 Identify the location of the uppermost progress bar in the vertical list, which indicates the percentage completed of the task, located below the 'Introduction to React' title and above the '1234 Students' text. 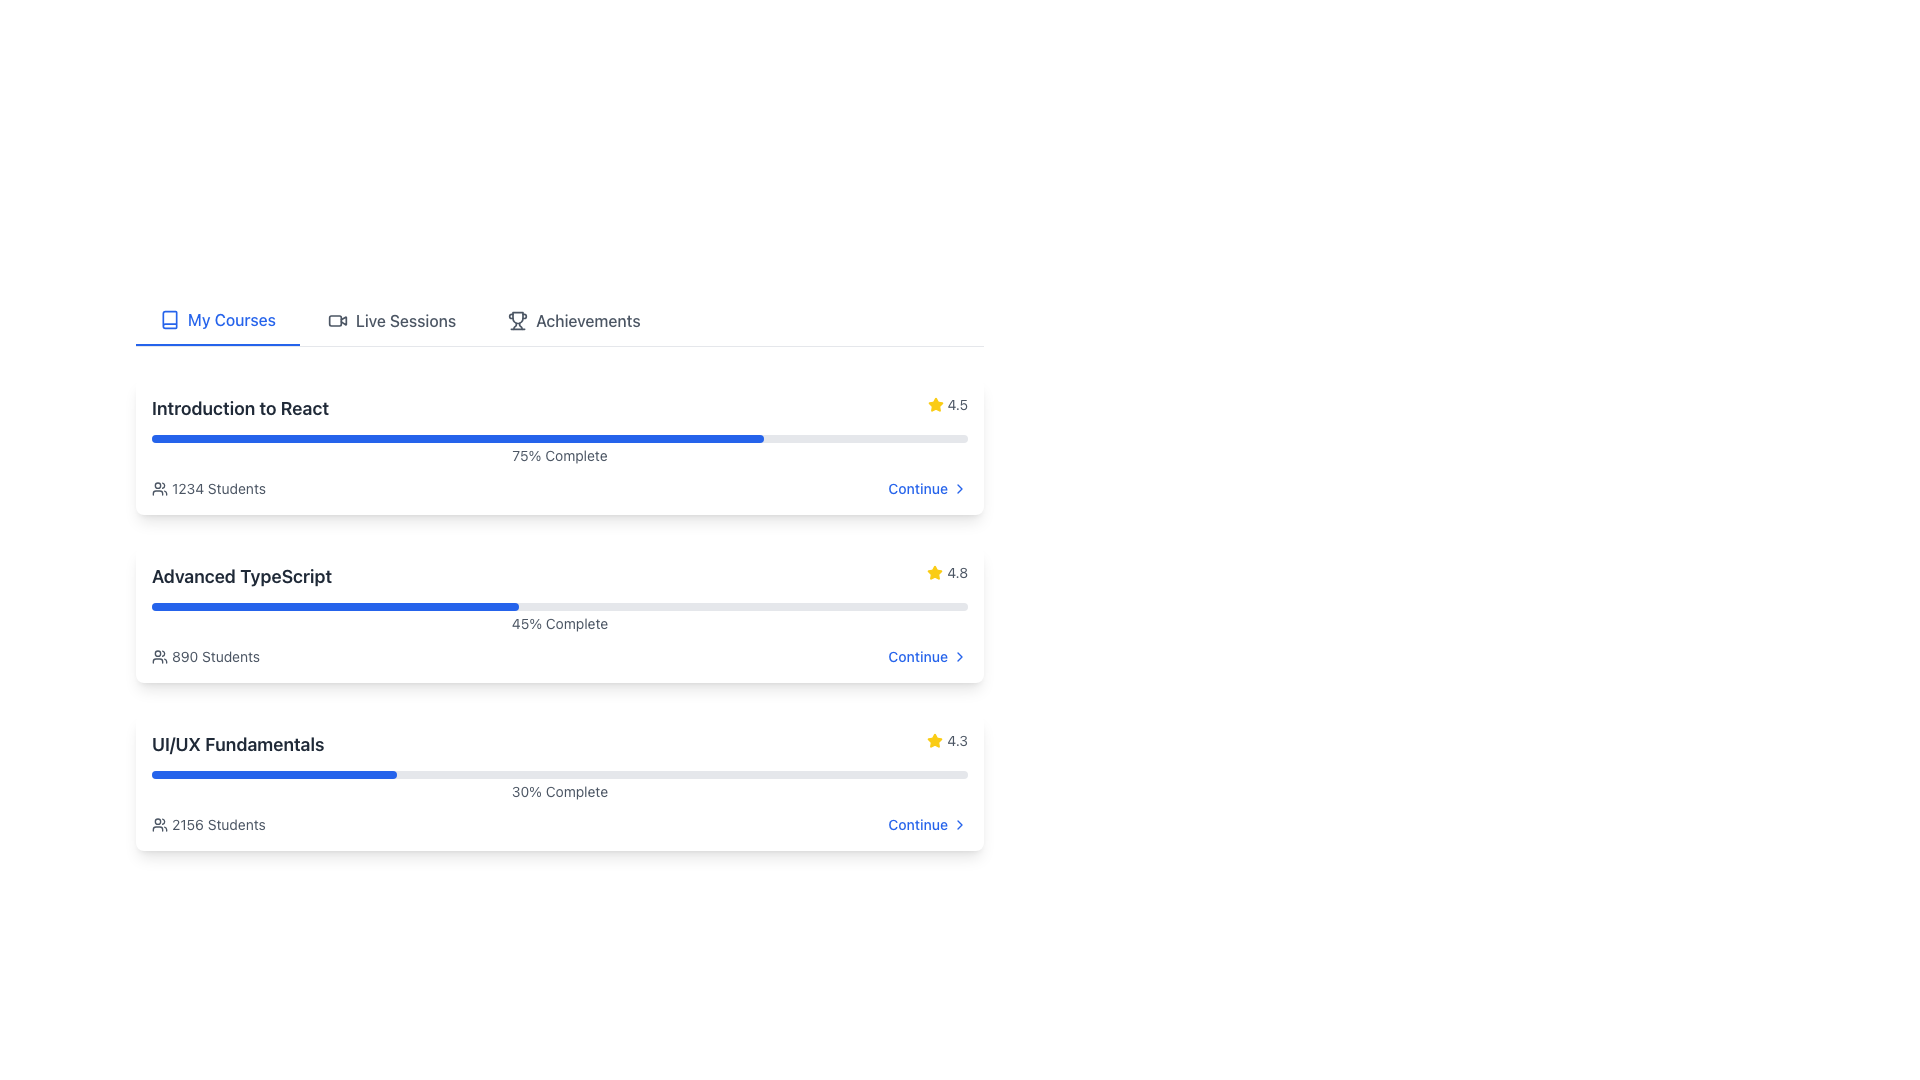
(560, 438).